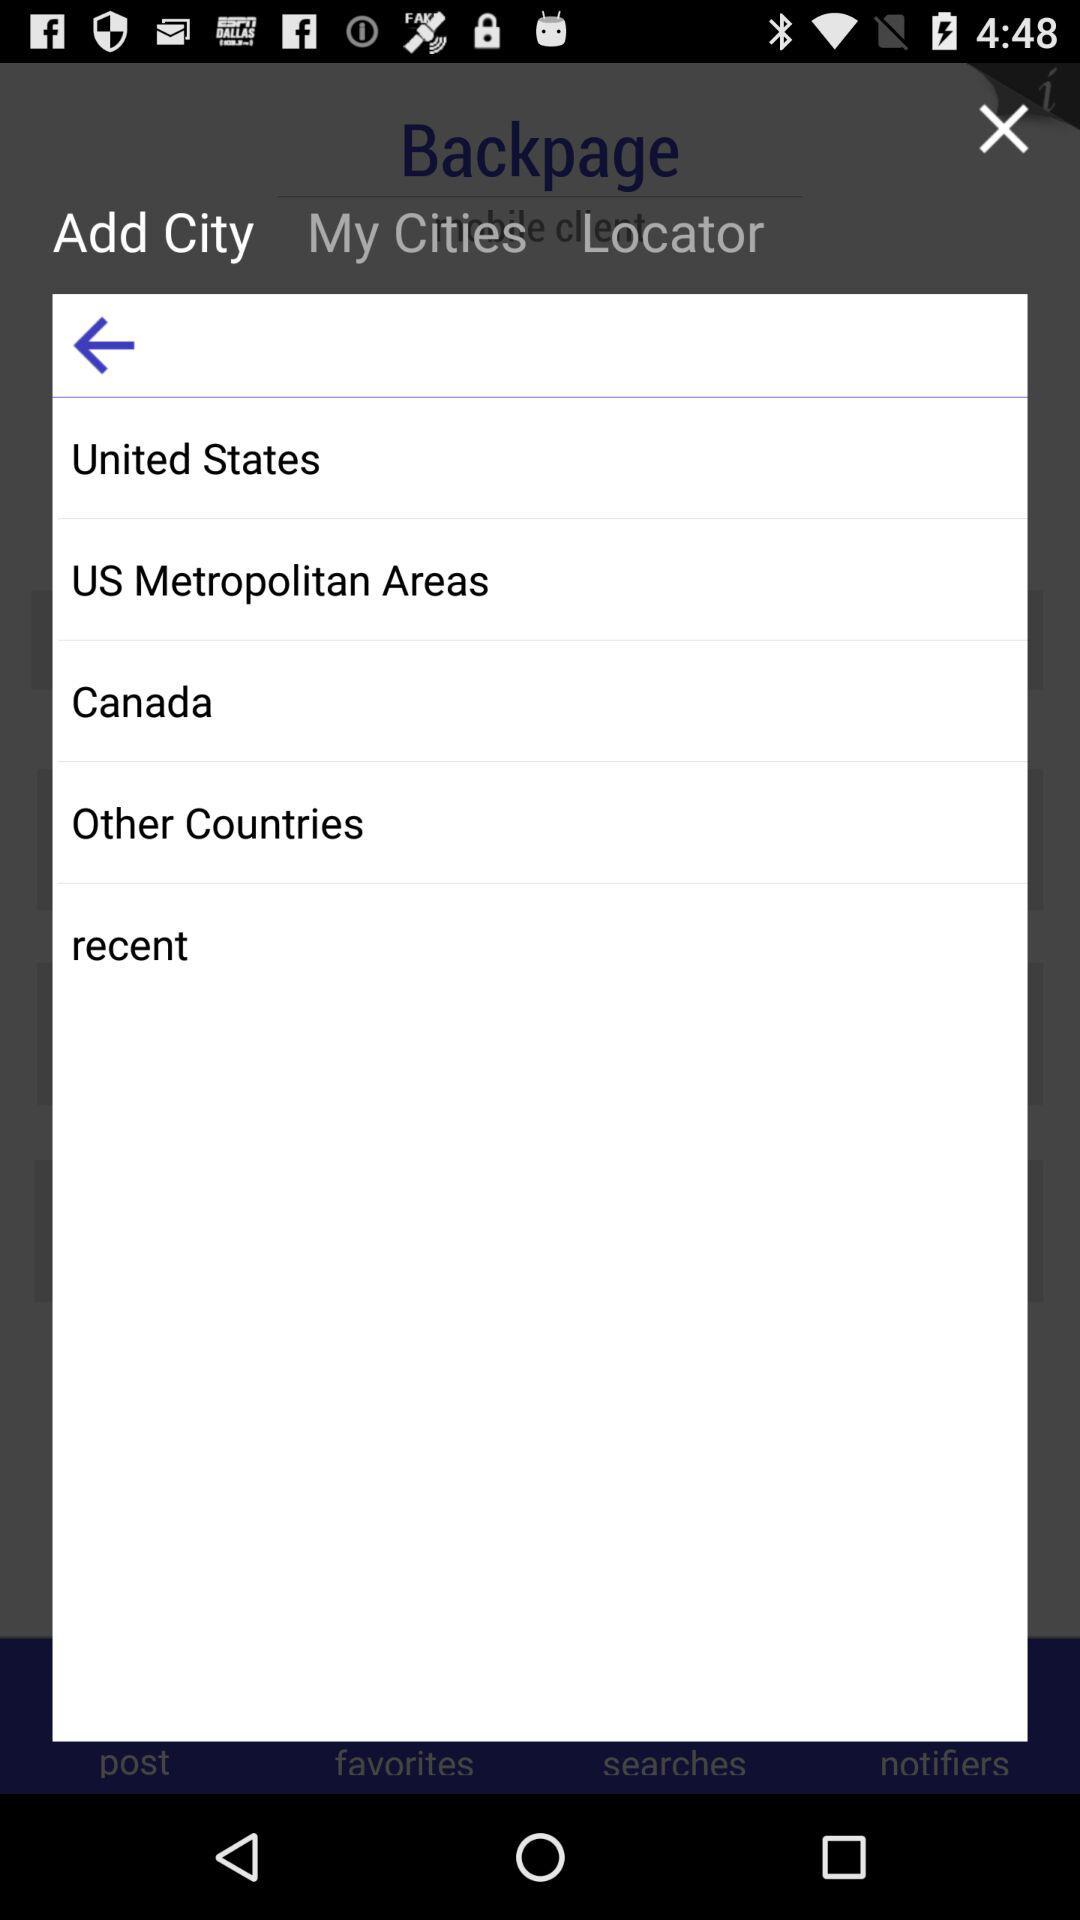  I want to click on the add city icon, so click(165, 230).